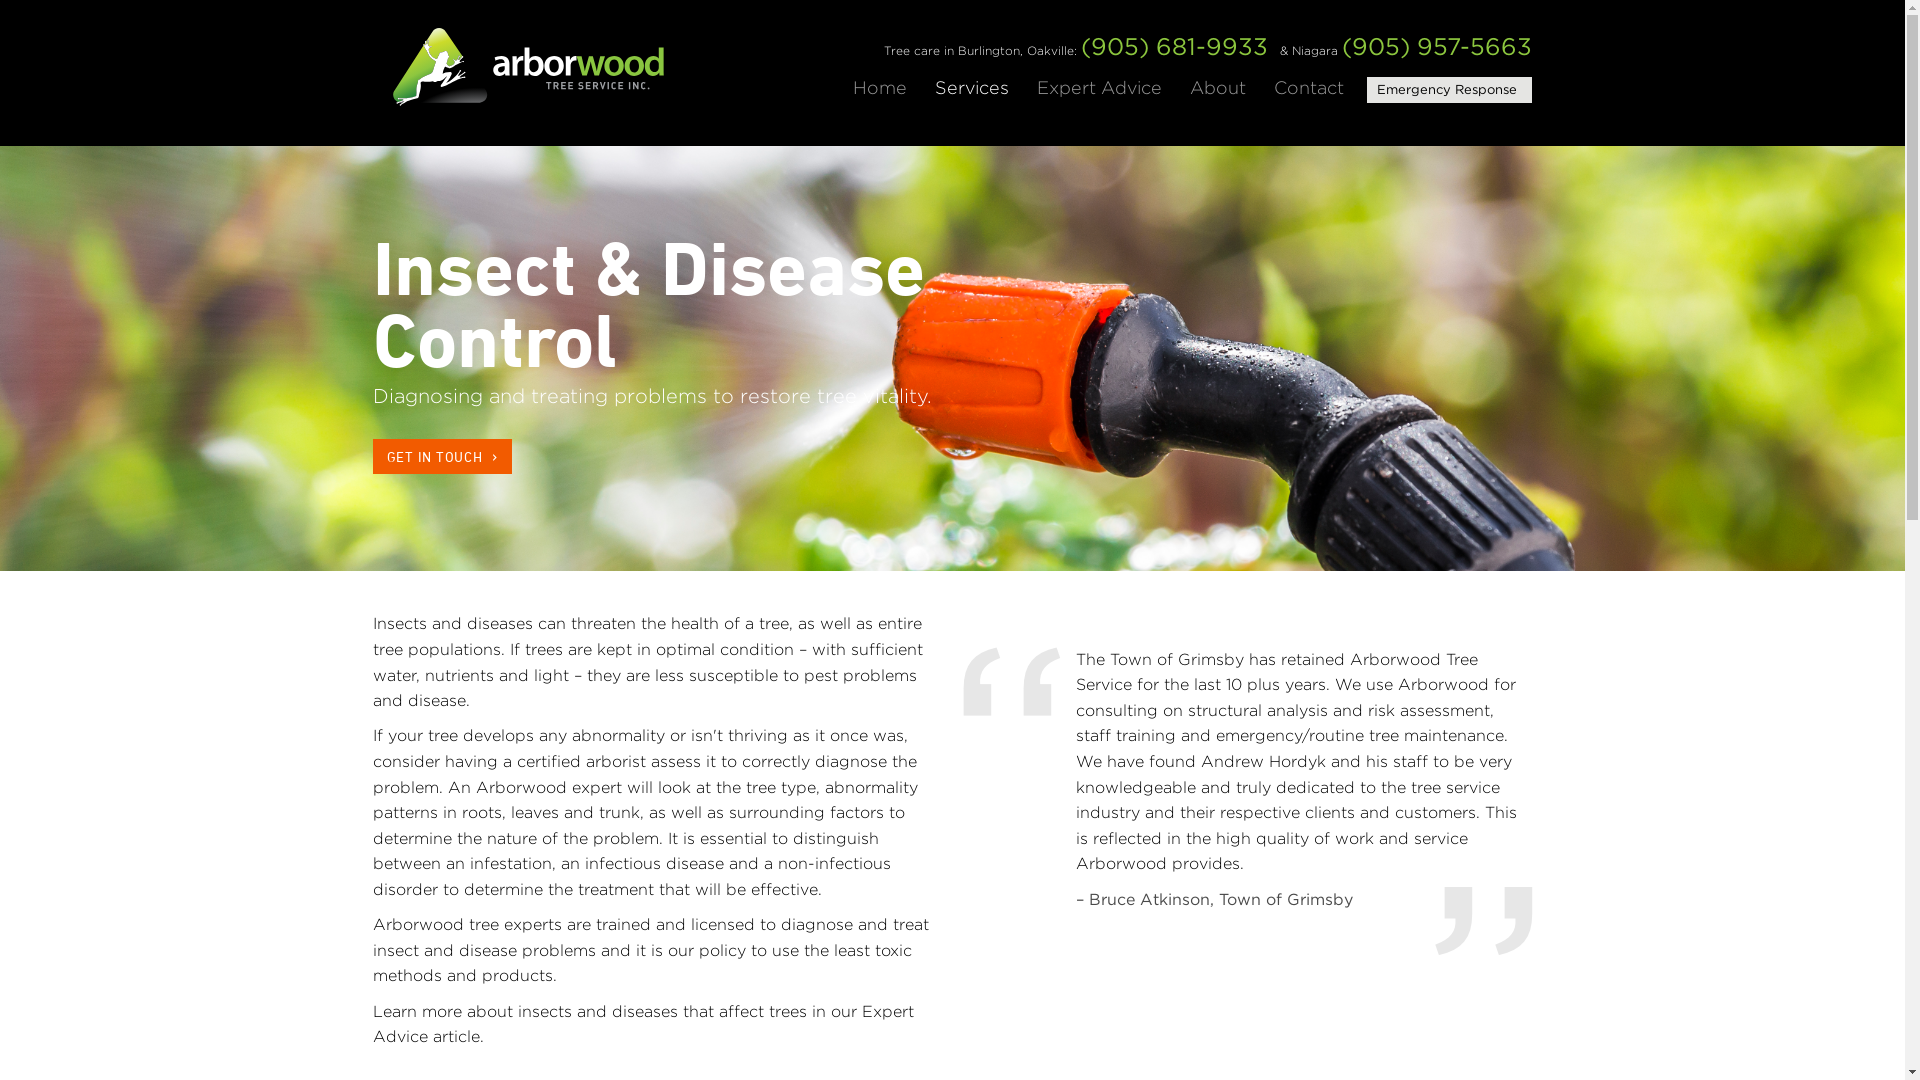 The height and width of the screenshot is (1080, 1920). I want to click on 'Services', so click(934, 86).